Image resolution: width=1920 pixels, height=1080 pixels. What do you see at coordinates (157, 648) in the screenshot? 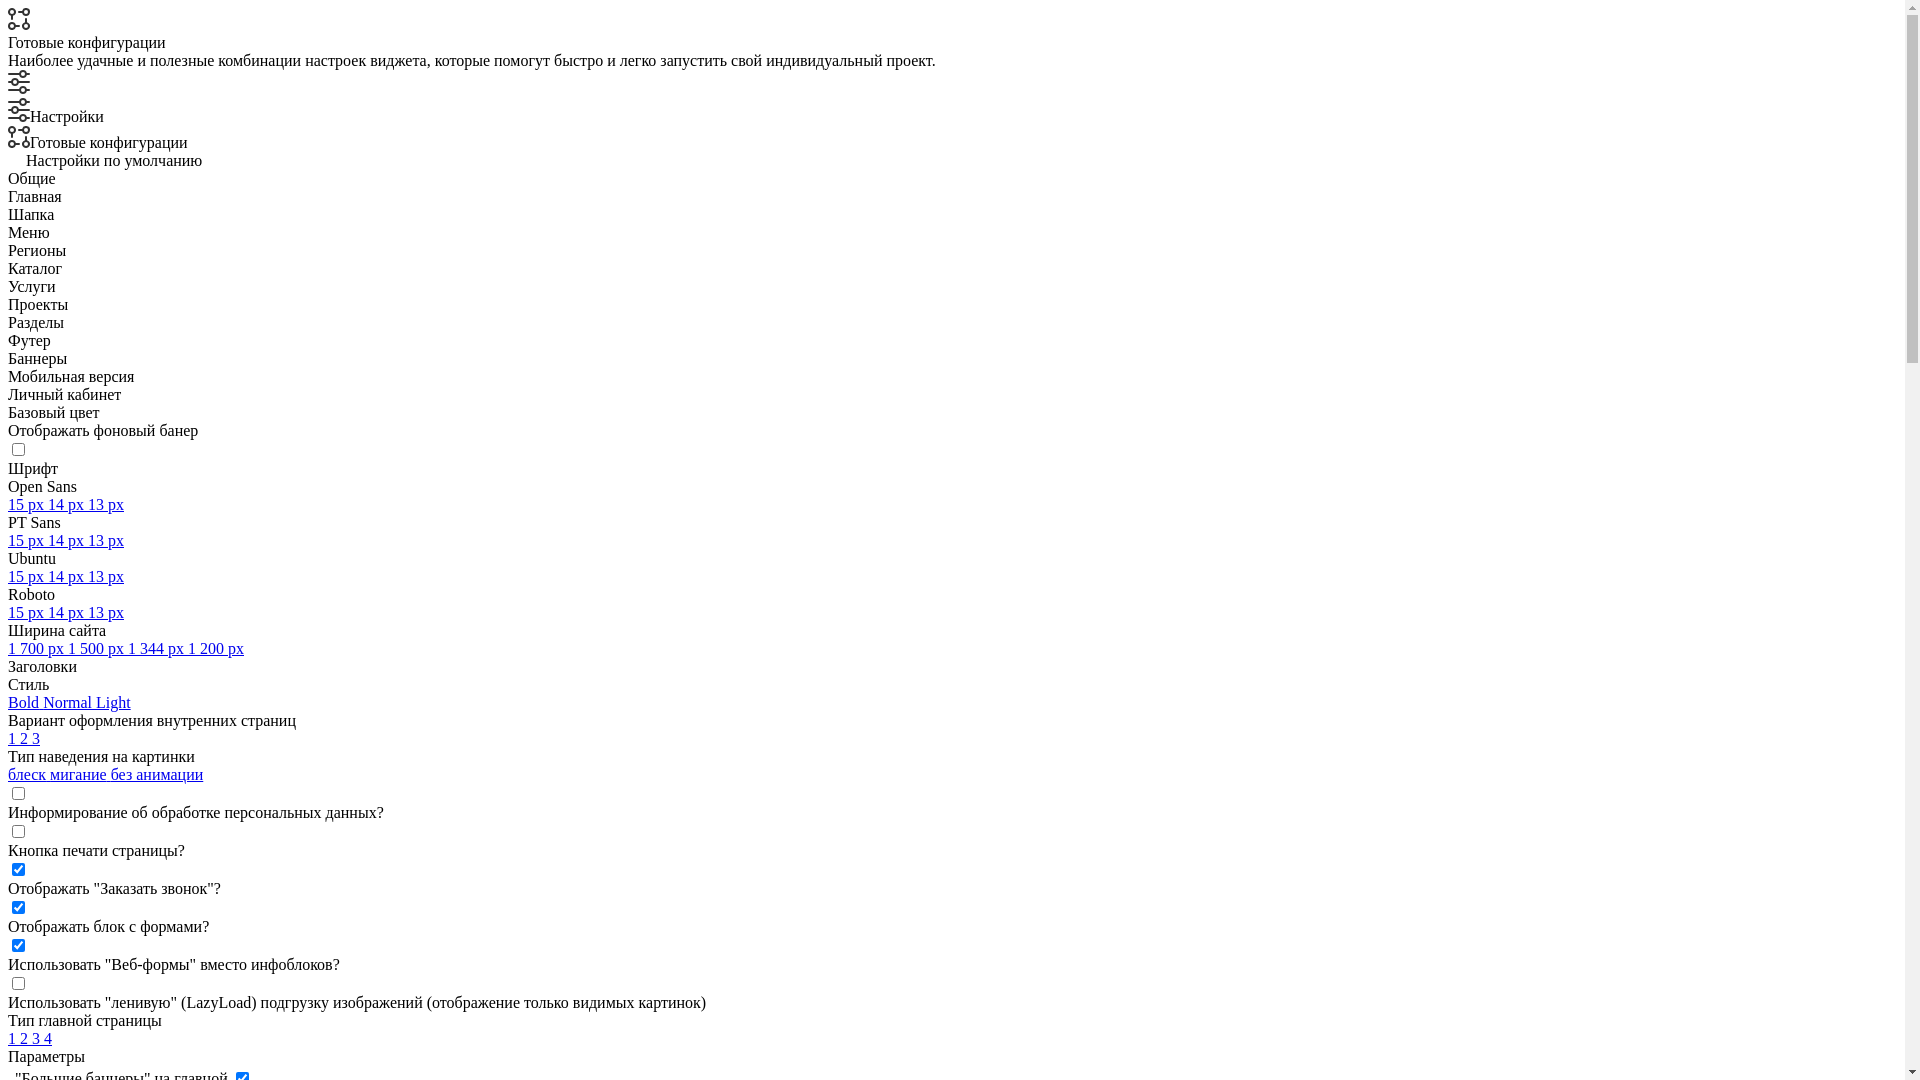
I see `'1 344 px'` at bounding box center [157, 648].